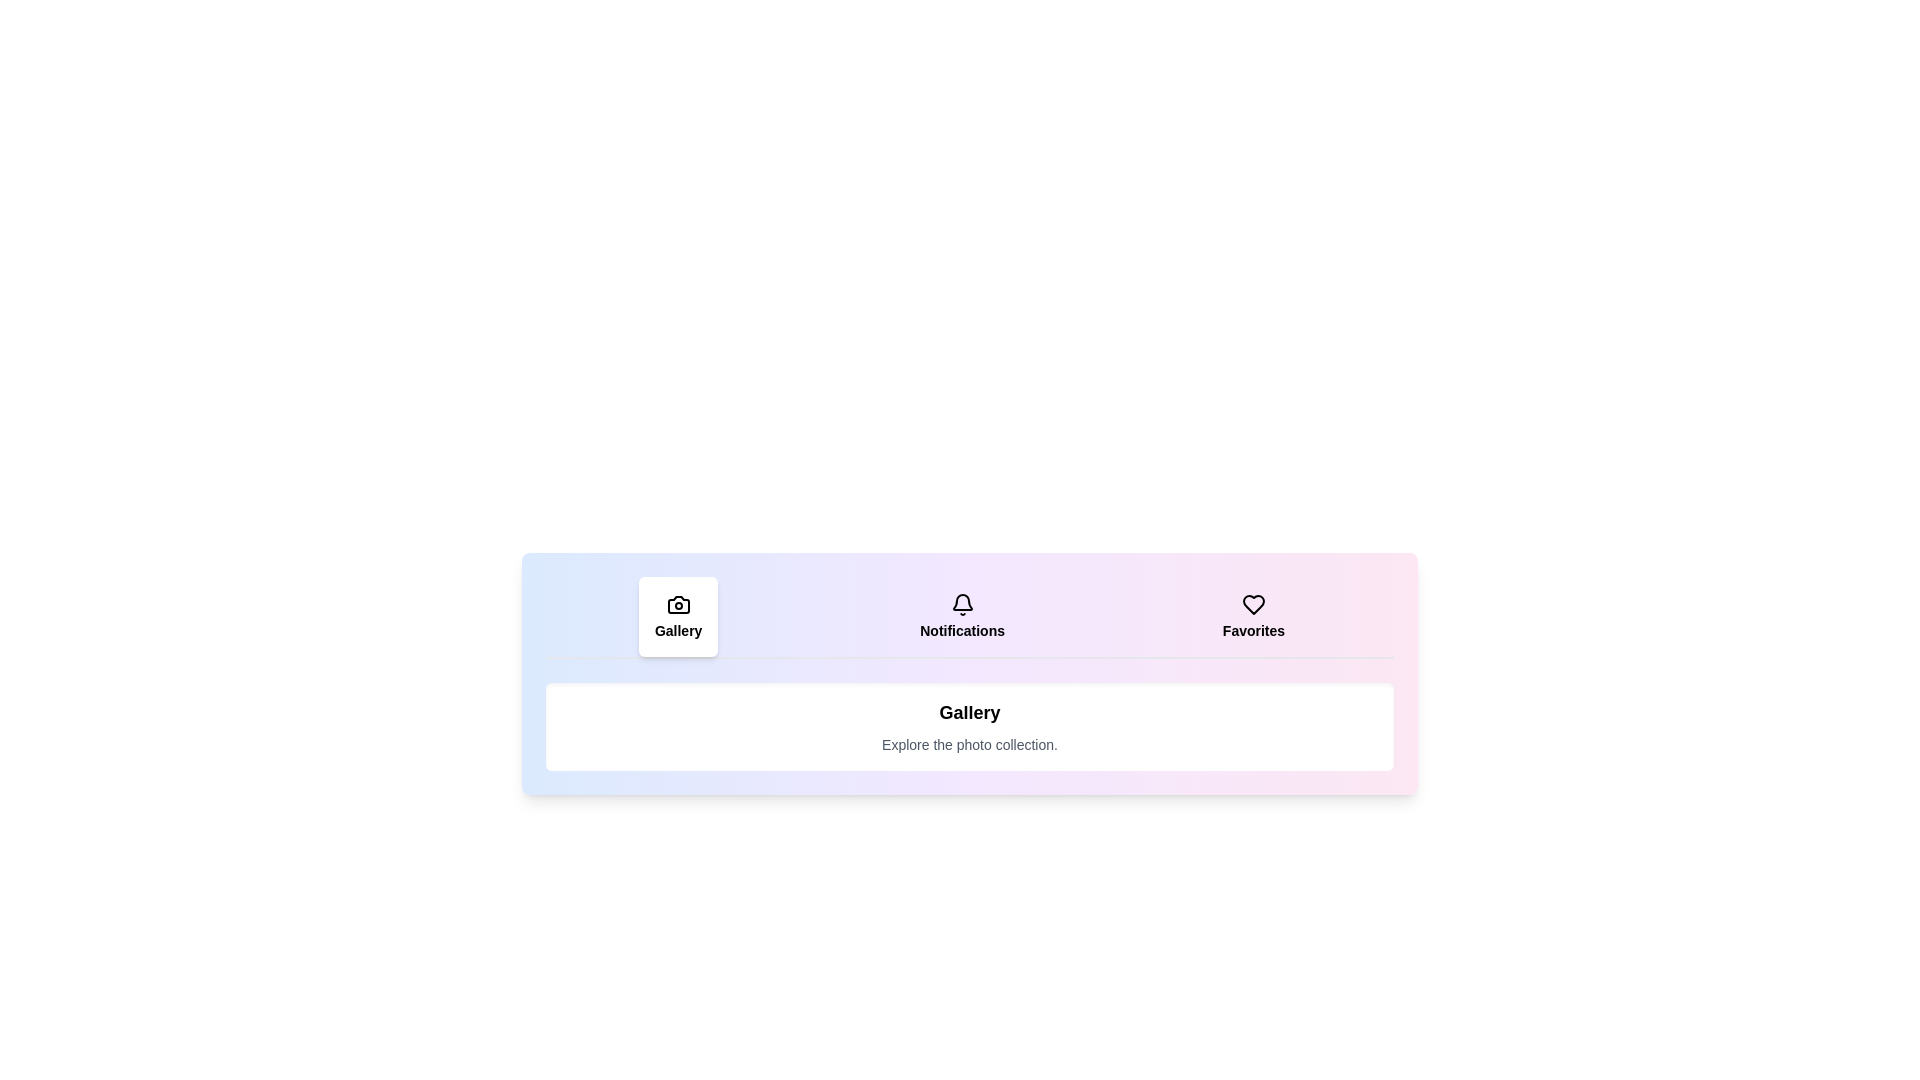  Describe the element at coordinates (962, 616) in the screenshot. I see `the tab labeled Notifications to view its hover effect` at that location.